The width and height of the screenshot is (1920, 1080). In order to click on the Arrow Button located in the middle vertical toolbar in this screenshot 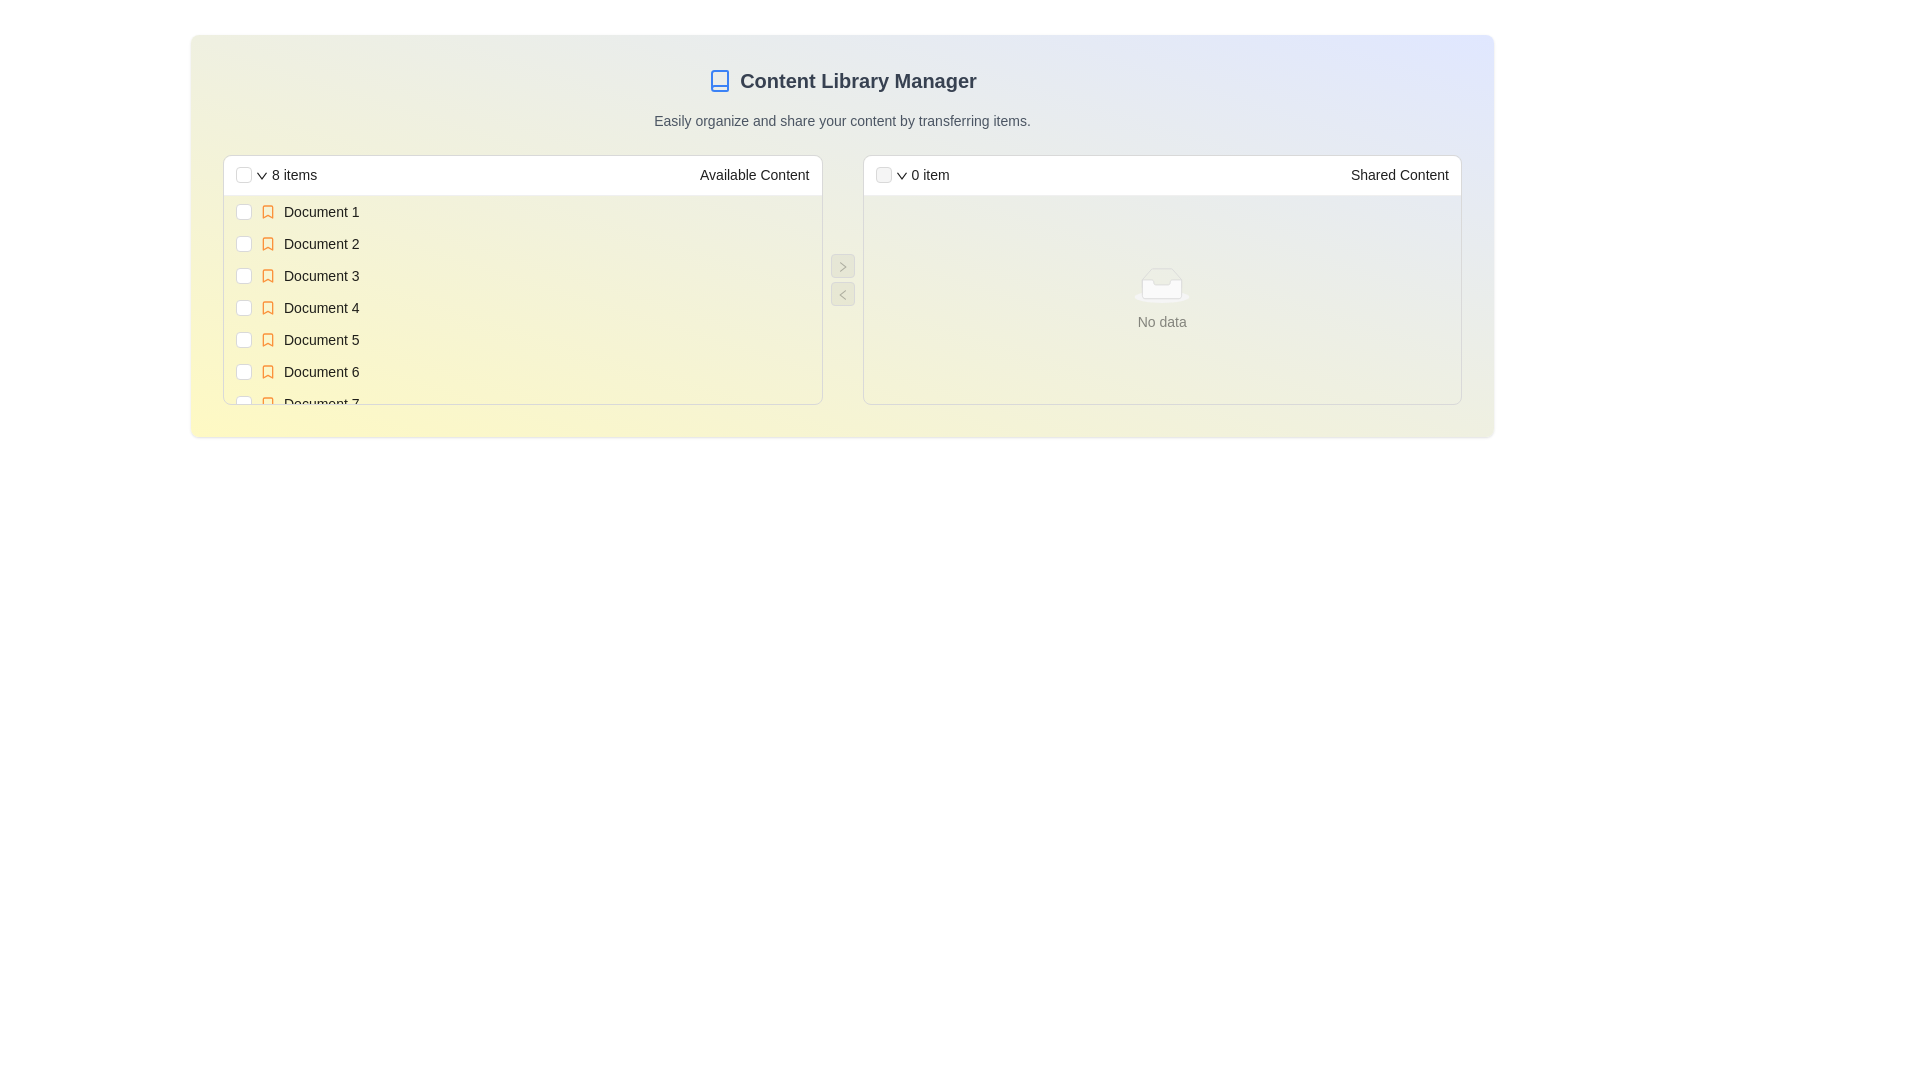, I will do `click(842, 265)`.